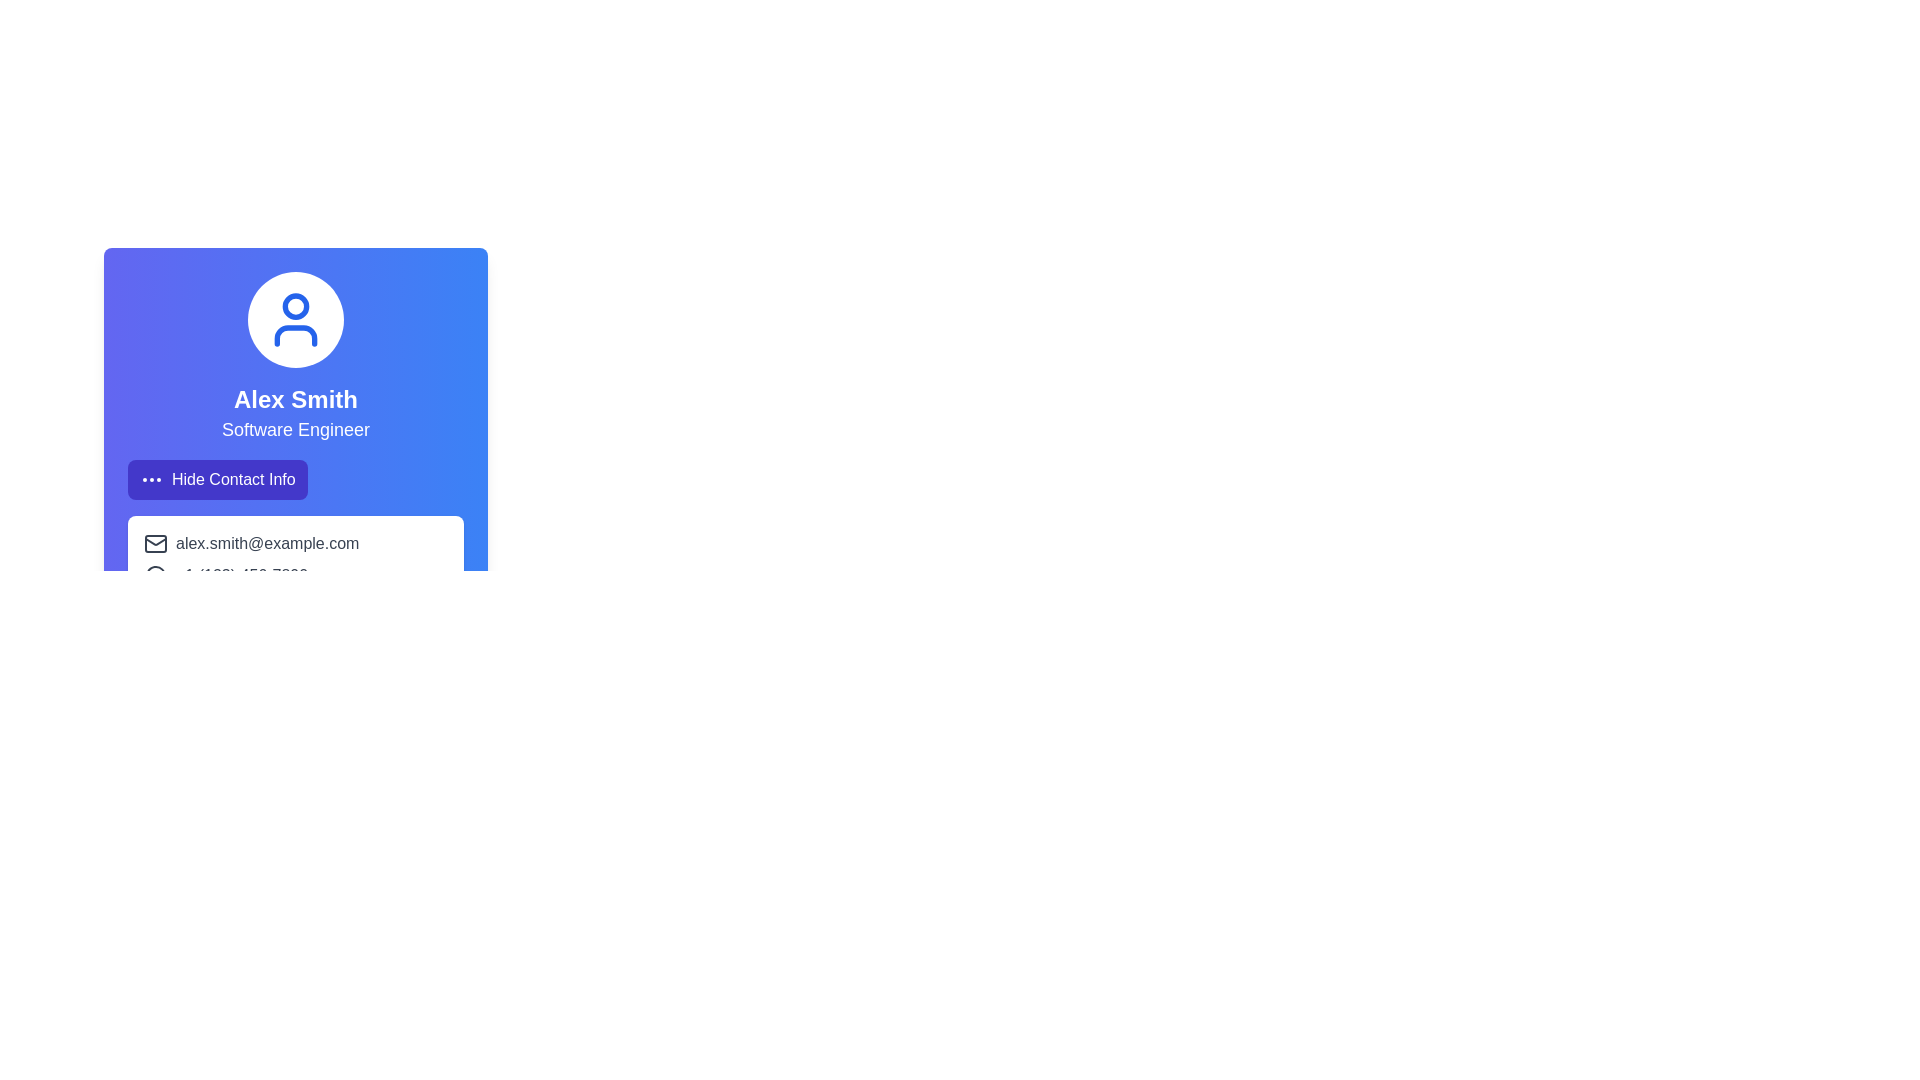 The height and width of the screenshot is (1080, 1920). Describe the element at coordinates (217, 479) in the screenshot. I see `the button that toggles the visibility of contact information, located below 'Software Engineer' and above the contact details section` at that location.